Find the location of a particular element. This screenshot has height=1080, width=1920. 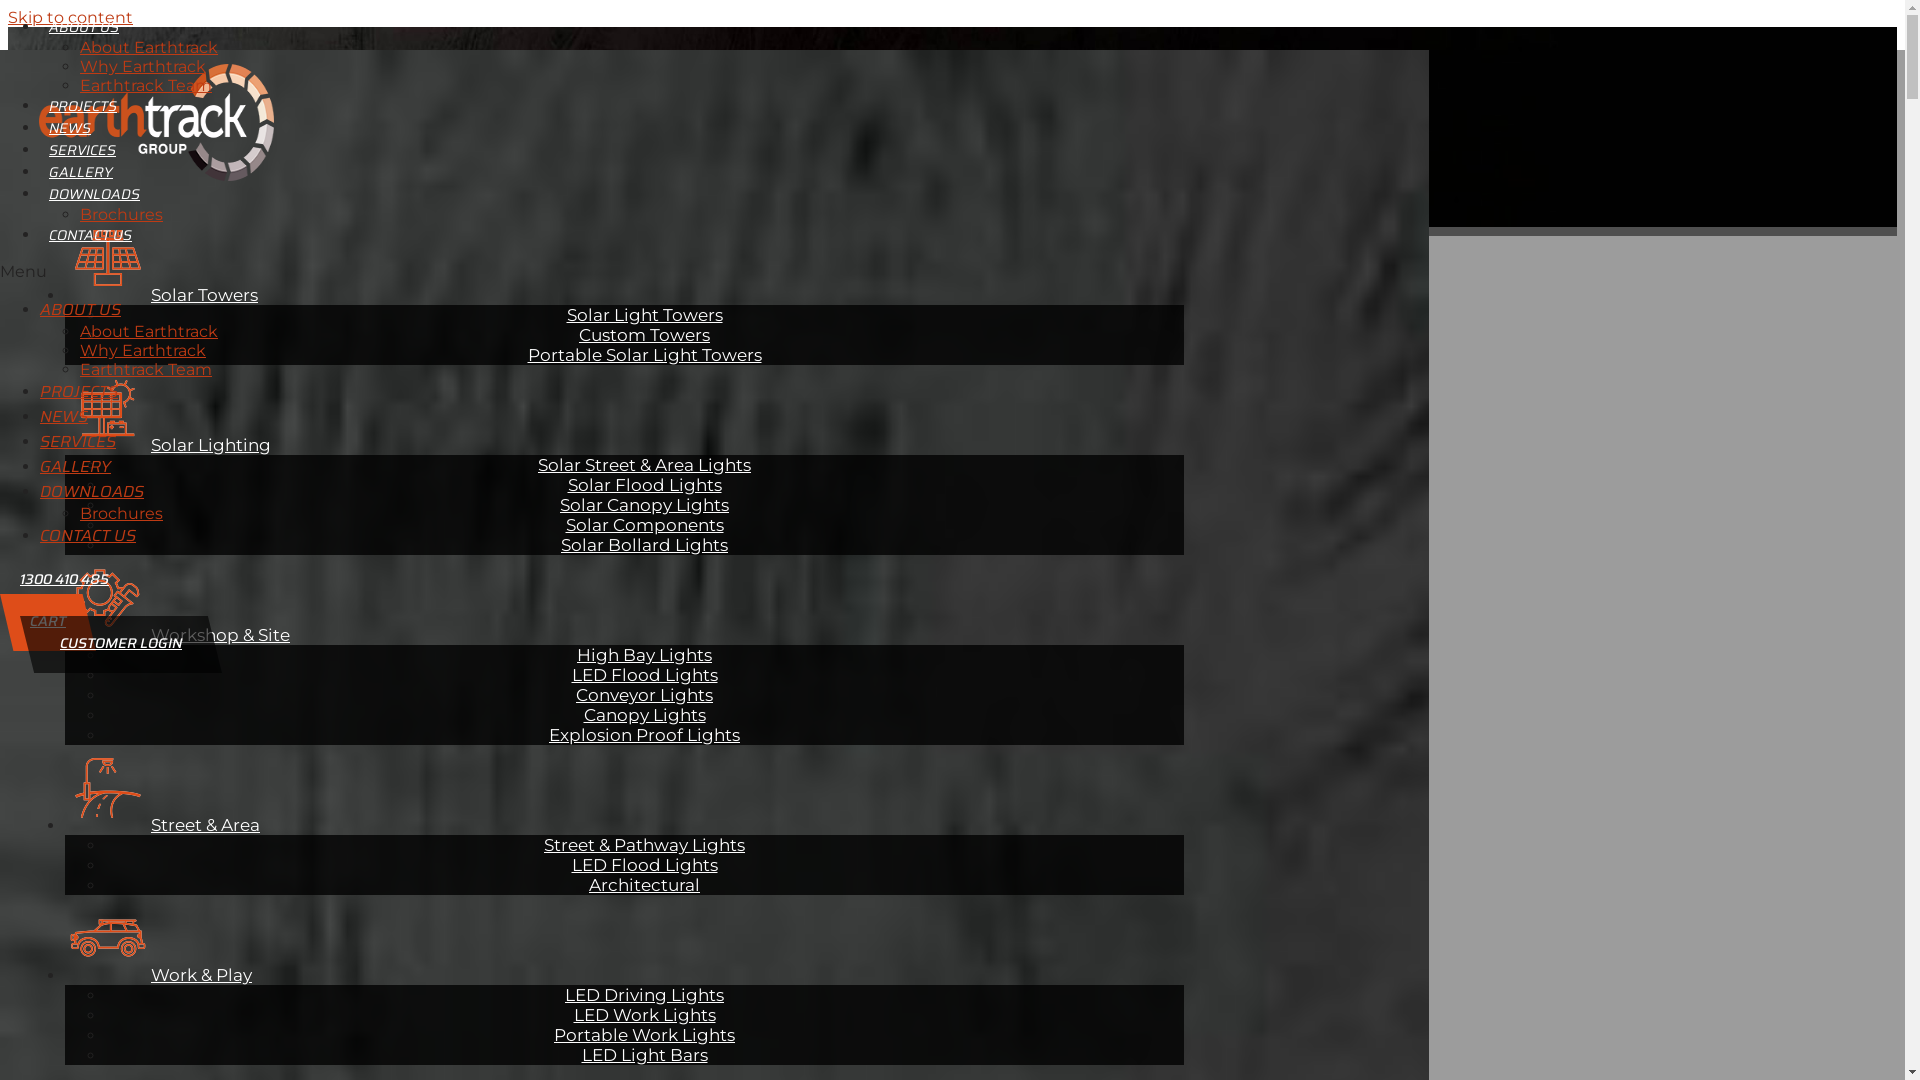

'ABOUT US' is located at coordinates (39, 309).